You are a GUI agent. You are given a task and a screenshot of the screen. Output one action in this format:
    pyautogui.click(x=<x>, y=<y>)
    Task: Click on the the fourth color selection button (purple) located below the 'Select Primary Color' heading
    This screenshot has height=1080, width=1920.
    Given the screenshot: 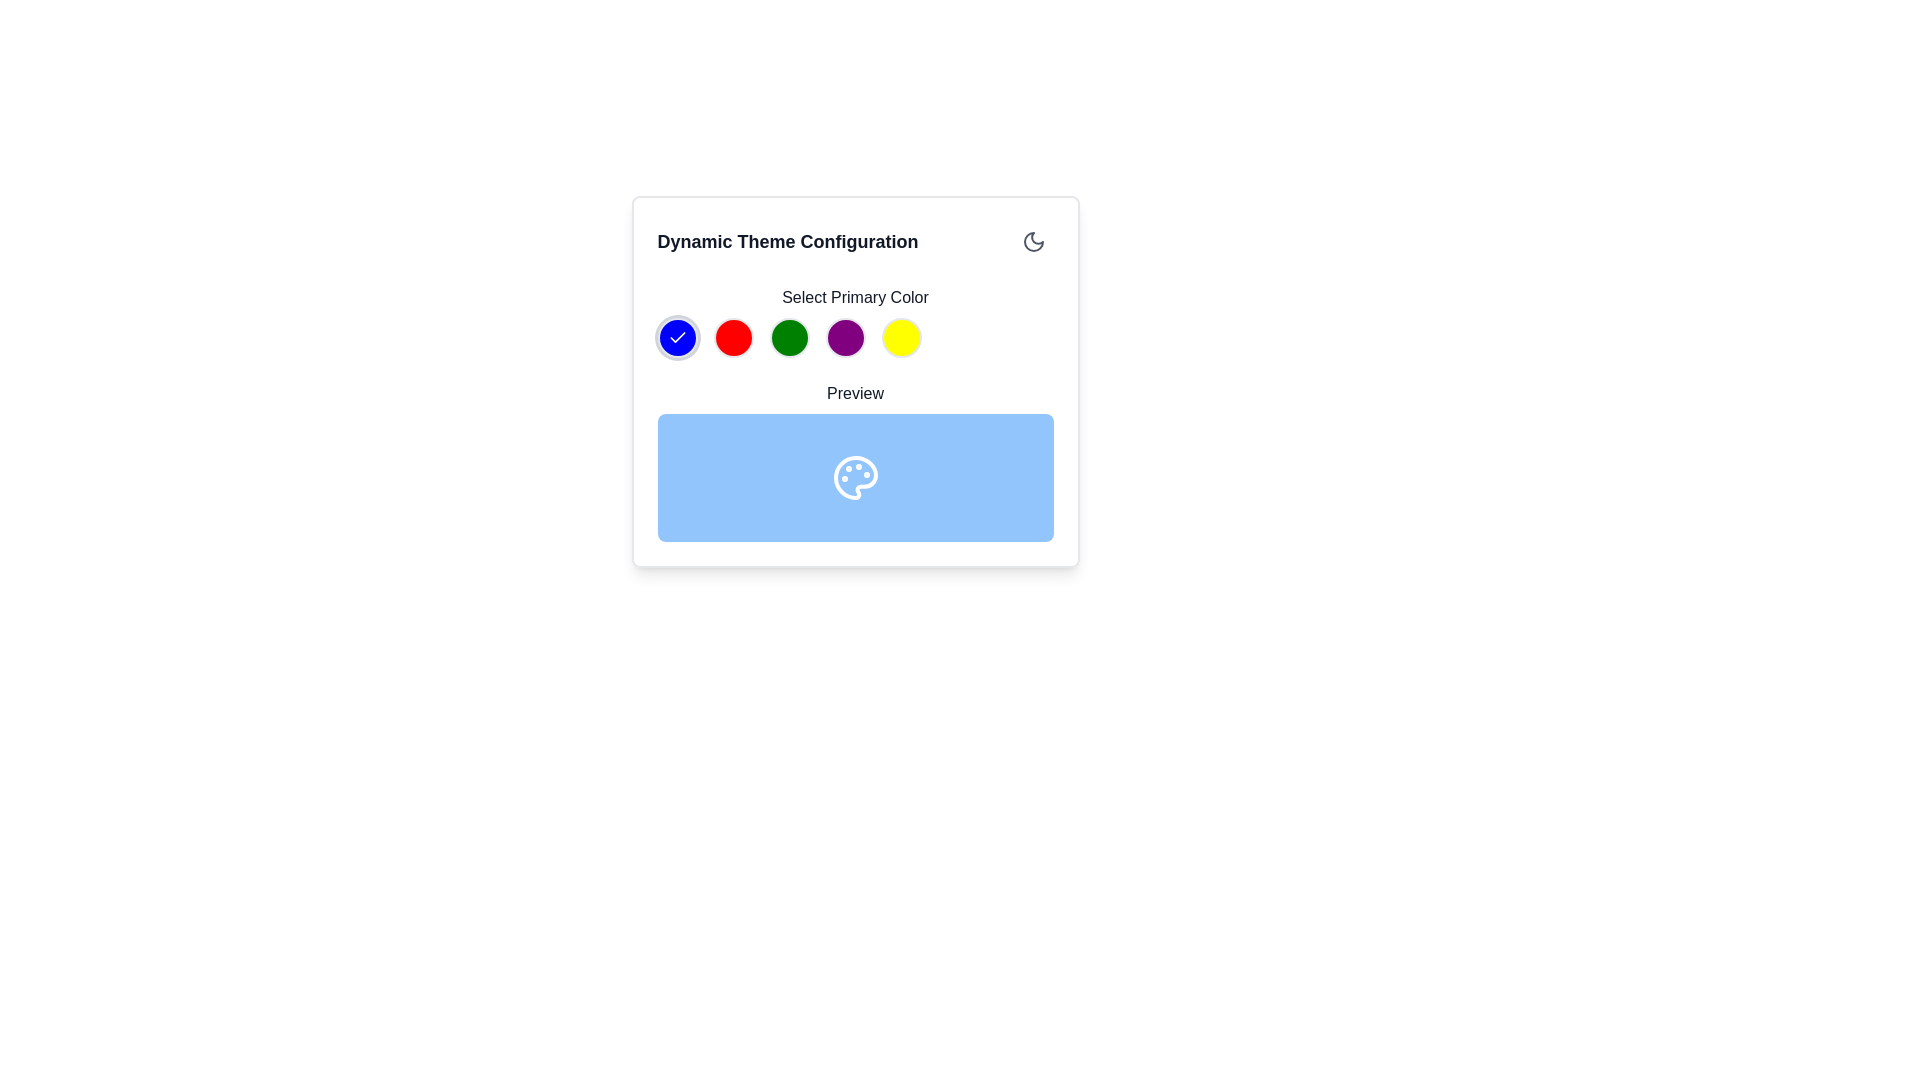 What is the action you would take?
    pyautogui.click(x=855, y=320)
    